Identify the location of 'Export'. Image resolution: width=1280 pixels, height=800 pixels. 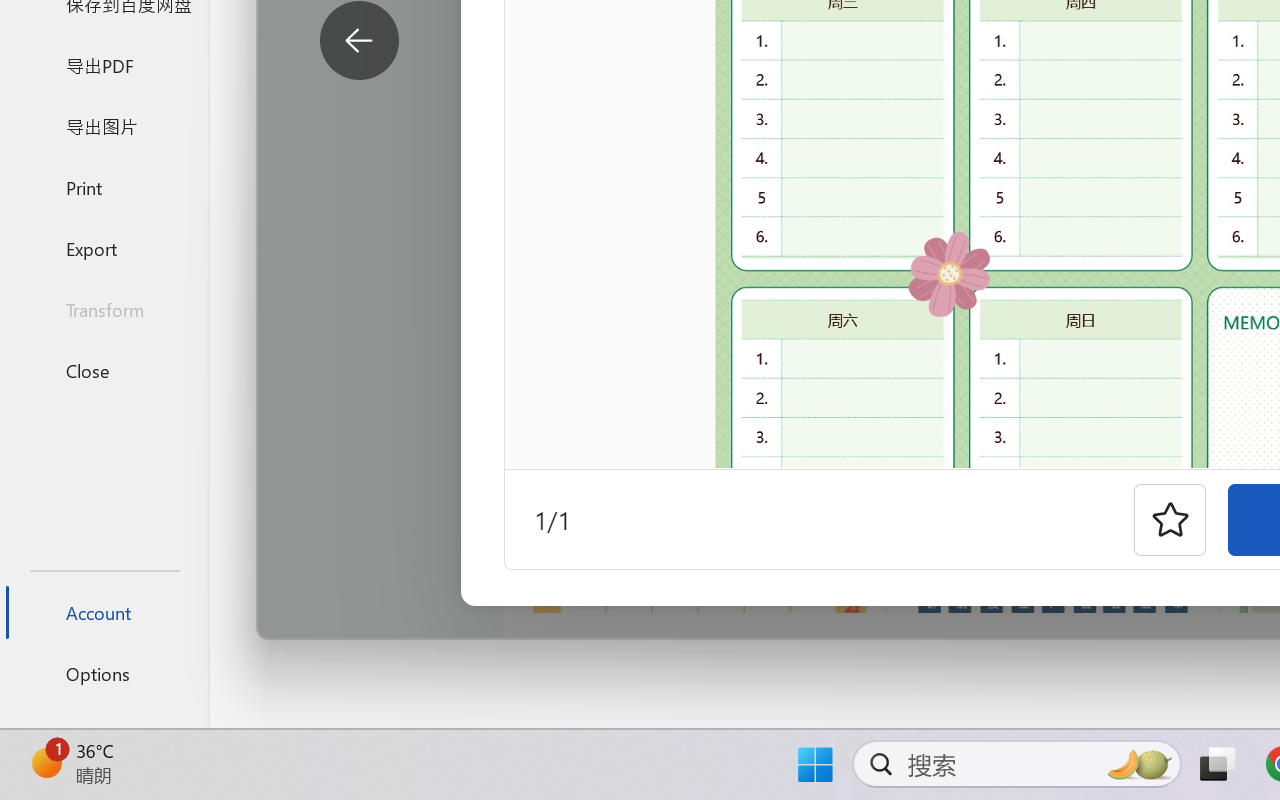
(103, 247).